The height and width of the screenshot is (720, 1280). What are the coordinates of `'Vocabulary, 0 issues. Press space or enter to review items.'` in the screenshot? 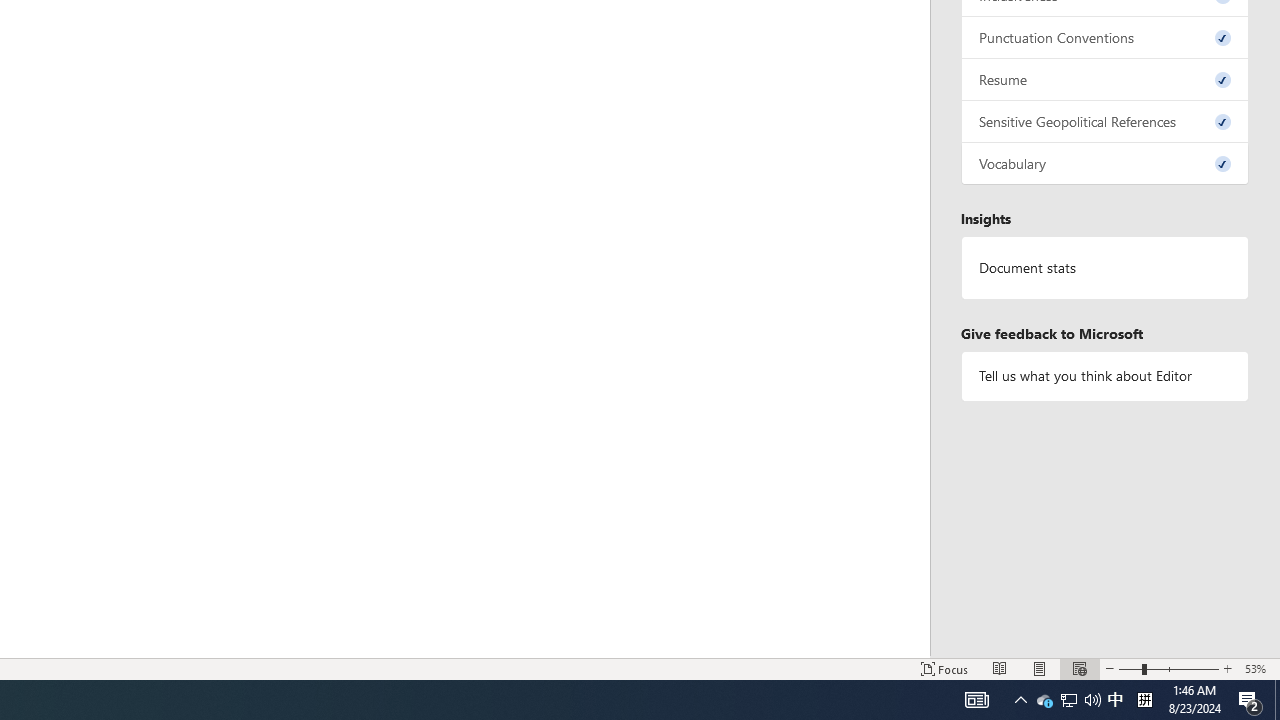 It's located at (1104, 162).